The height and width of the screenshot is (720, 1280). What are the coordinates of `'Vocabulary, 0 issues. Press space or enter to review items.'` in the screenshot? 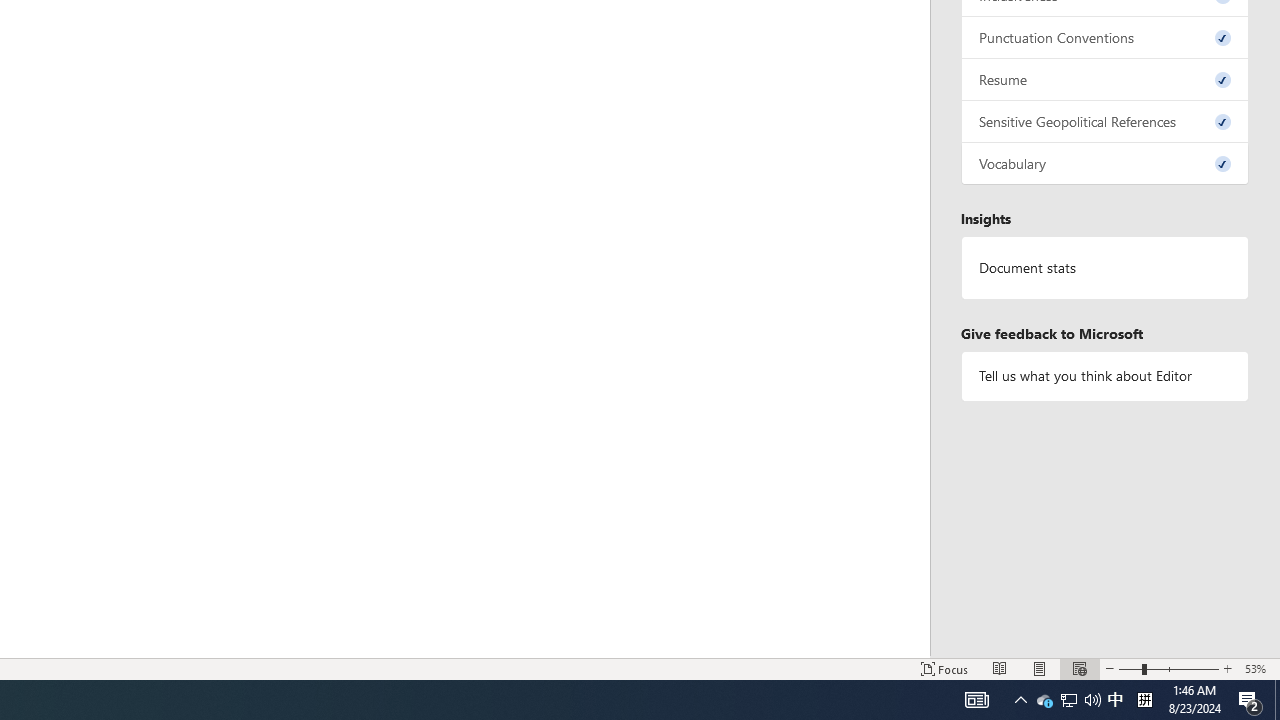 It's located at (1104, 162).